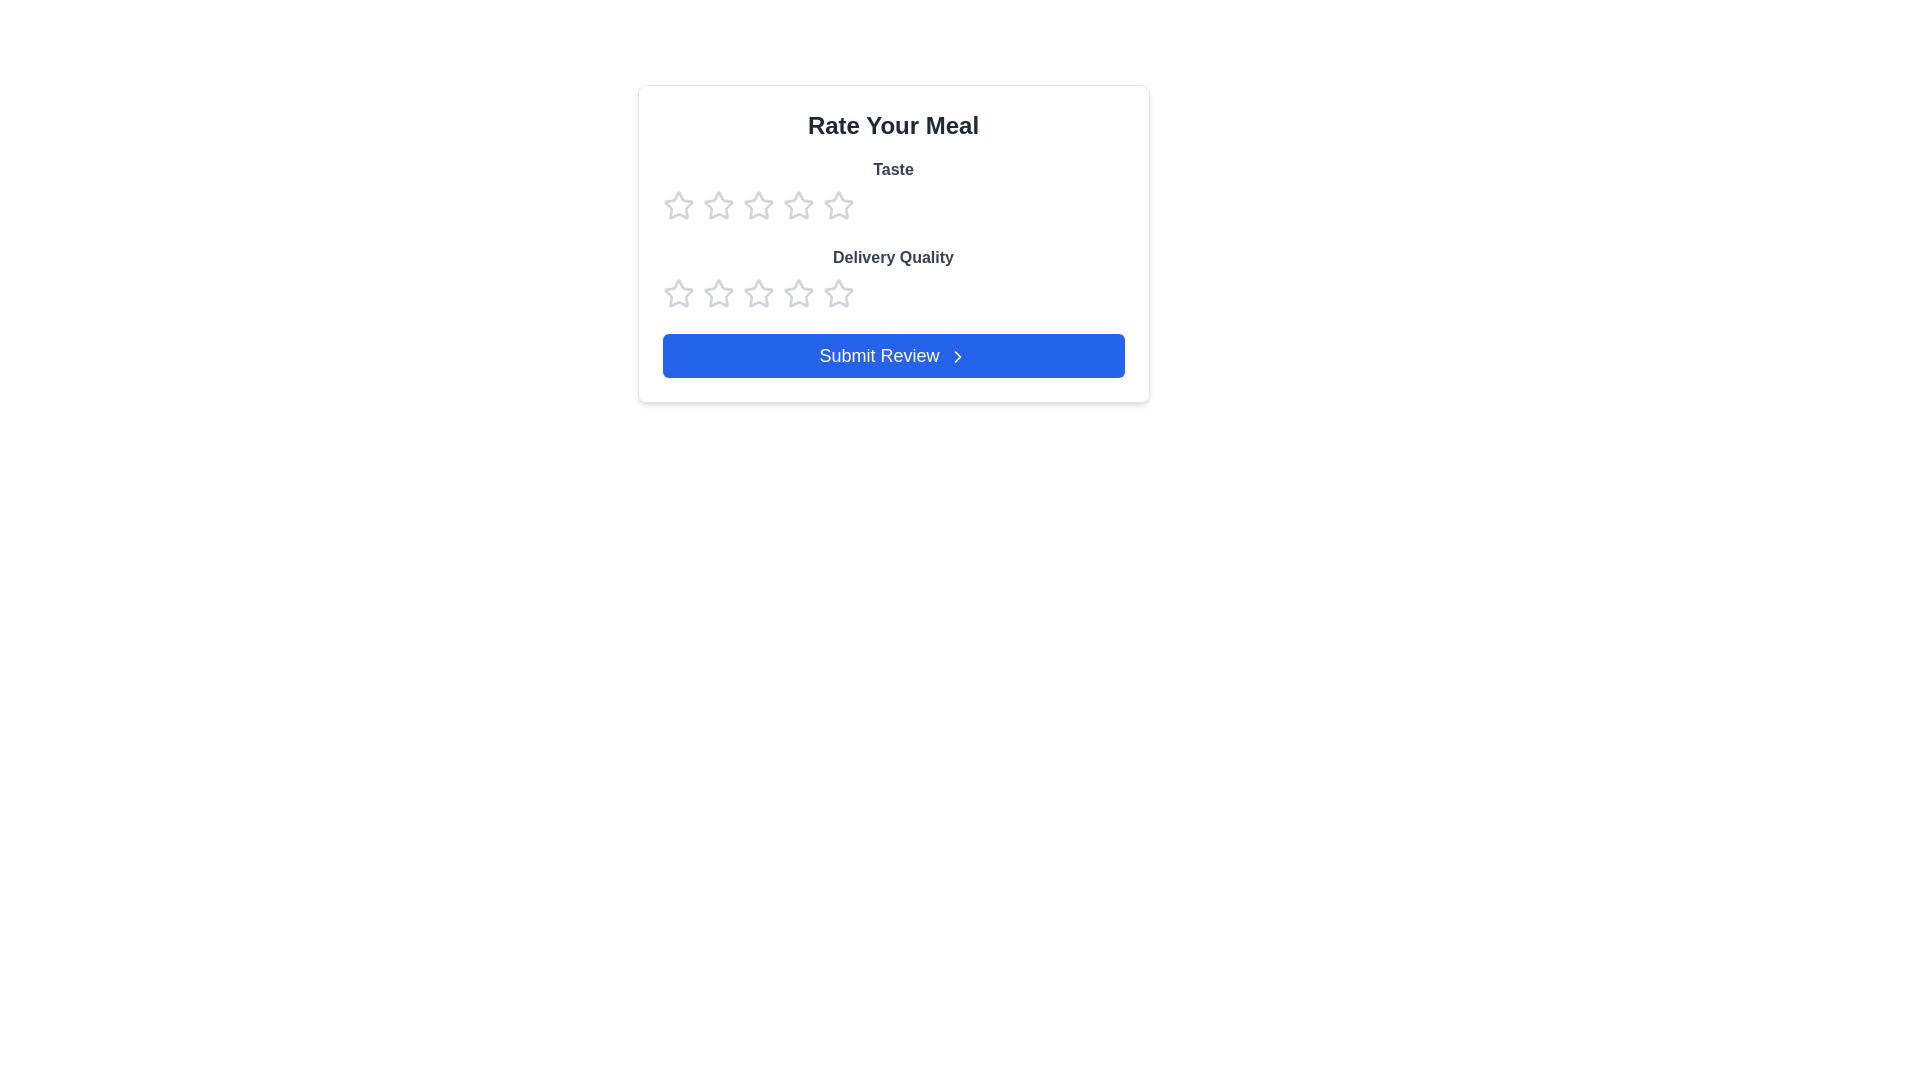 Image resolution: width=1920 pixels, height=1080 pixels. What do you see at coordinates (797, 293) in the screenshot?
I see `the fourth star` at bounding box center [797, 293].